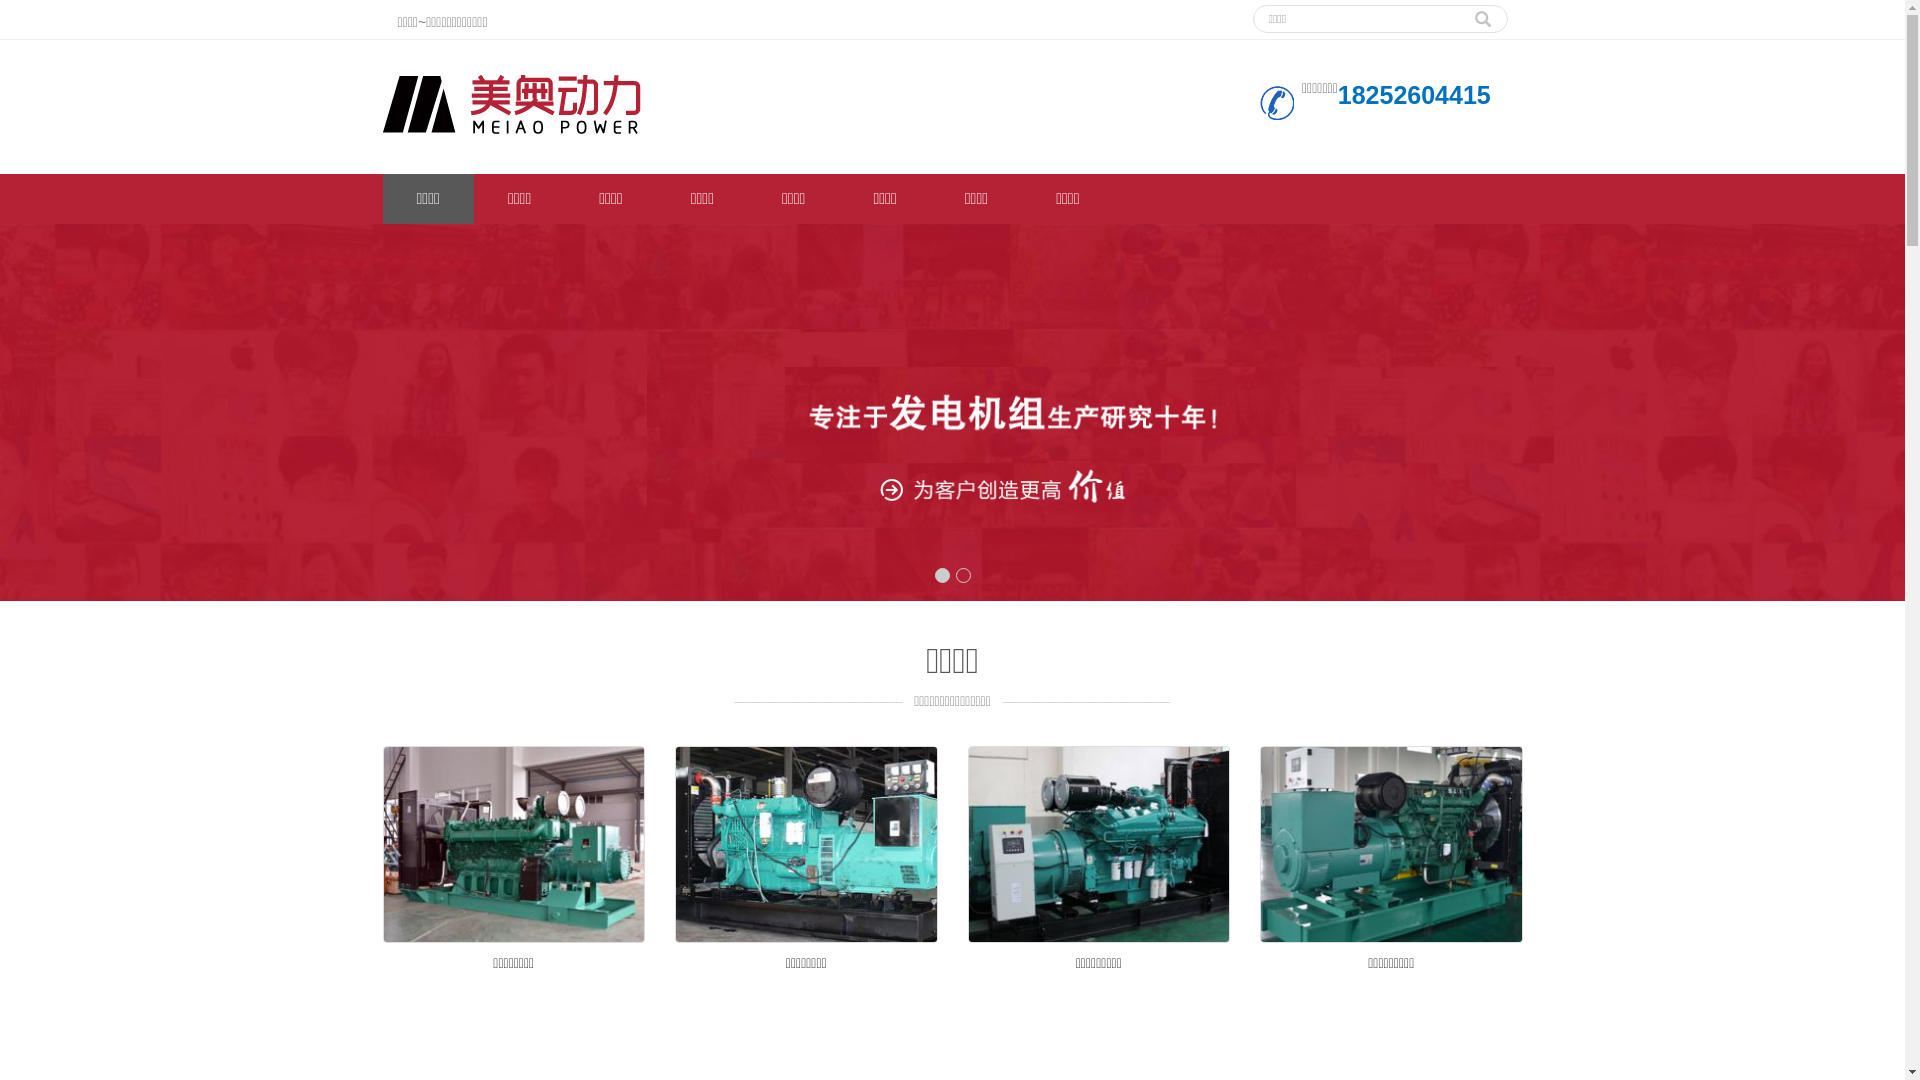 The height and width of the screenshot is (1080, 1920). What do you see at coordinates (963, 575) in the screenshot?
I see `'2'` at bounding box center [963, 575].